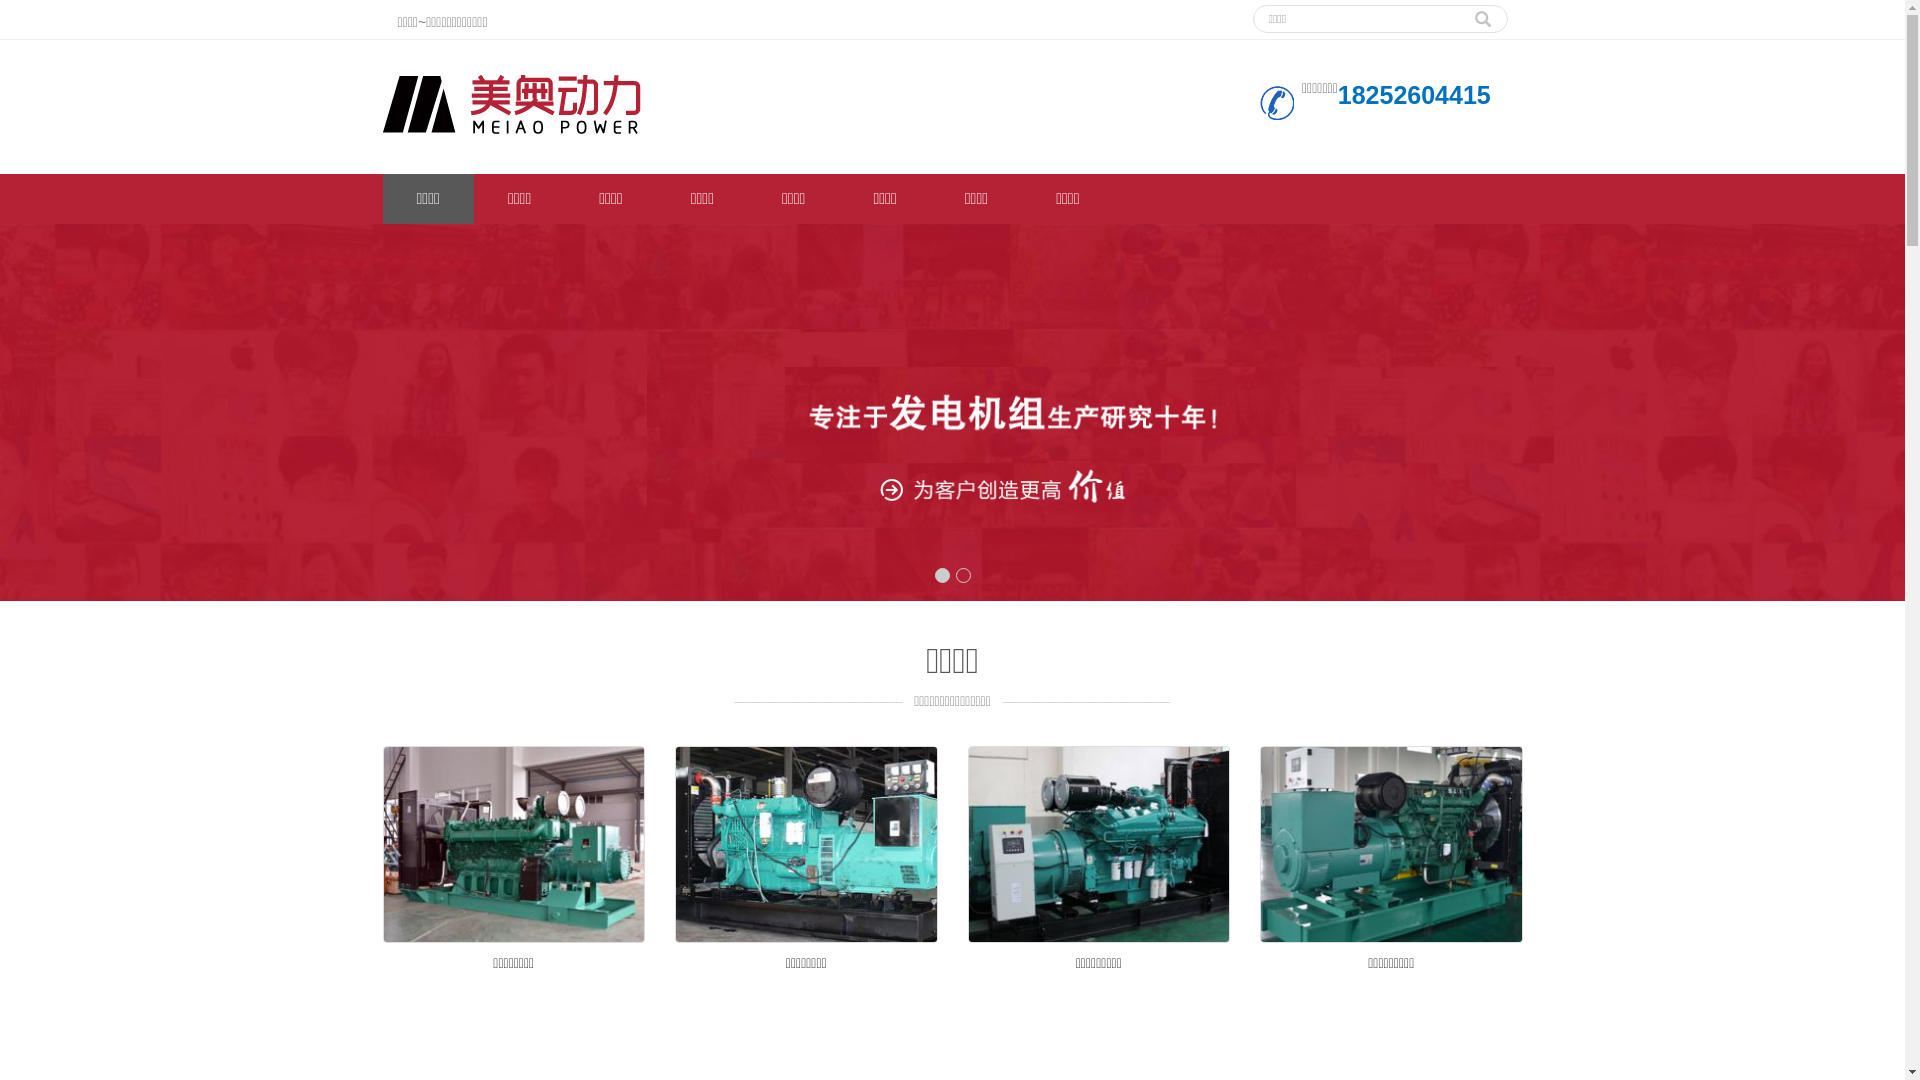 The height and width of the screenshot is (1080, 1920). What do you see at coordinates (963, 575) in the screenshot?
I see `'2'` at bounding box center [963, 575].